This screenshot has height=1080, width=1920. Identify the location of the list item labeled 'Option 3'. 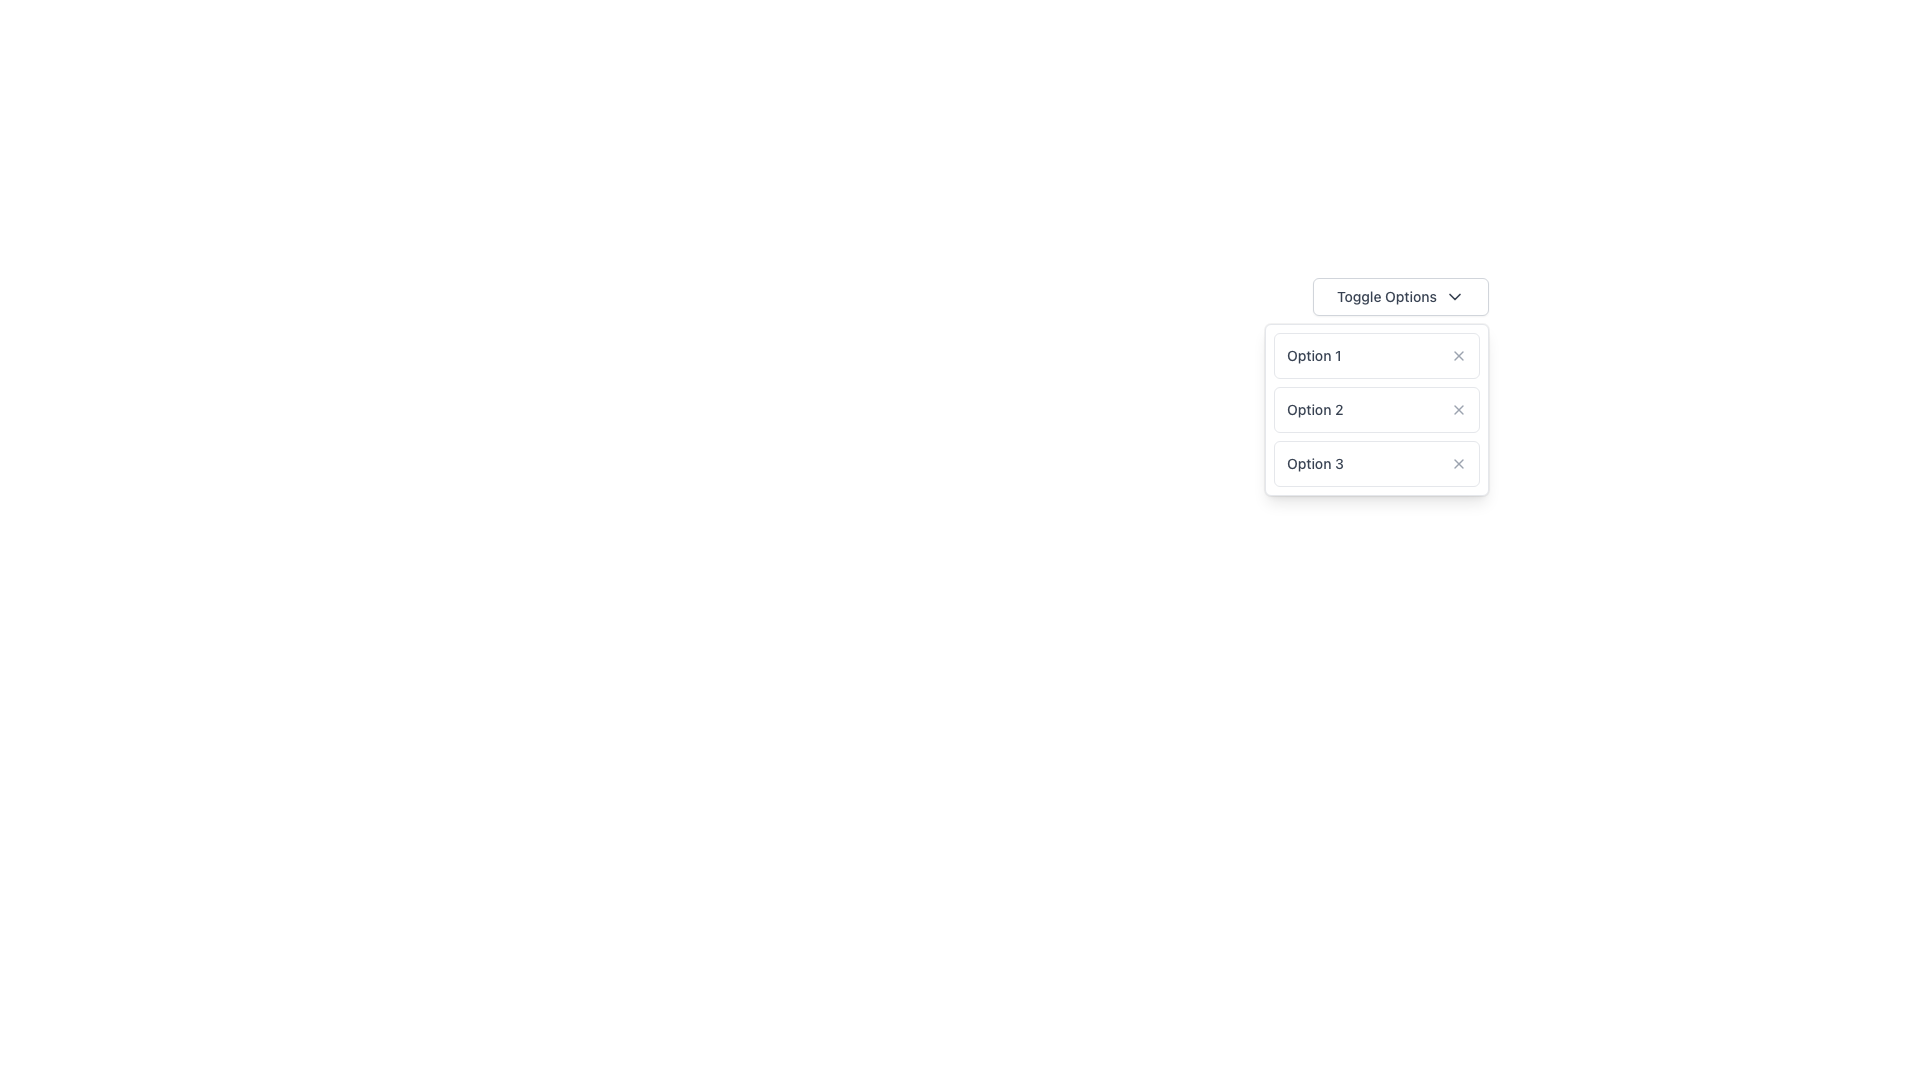
(1376, 463).